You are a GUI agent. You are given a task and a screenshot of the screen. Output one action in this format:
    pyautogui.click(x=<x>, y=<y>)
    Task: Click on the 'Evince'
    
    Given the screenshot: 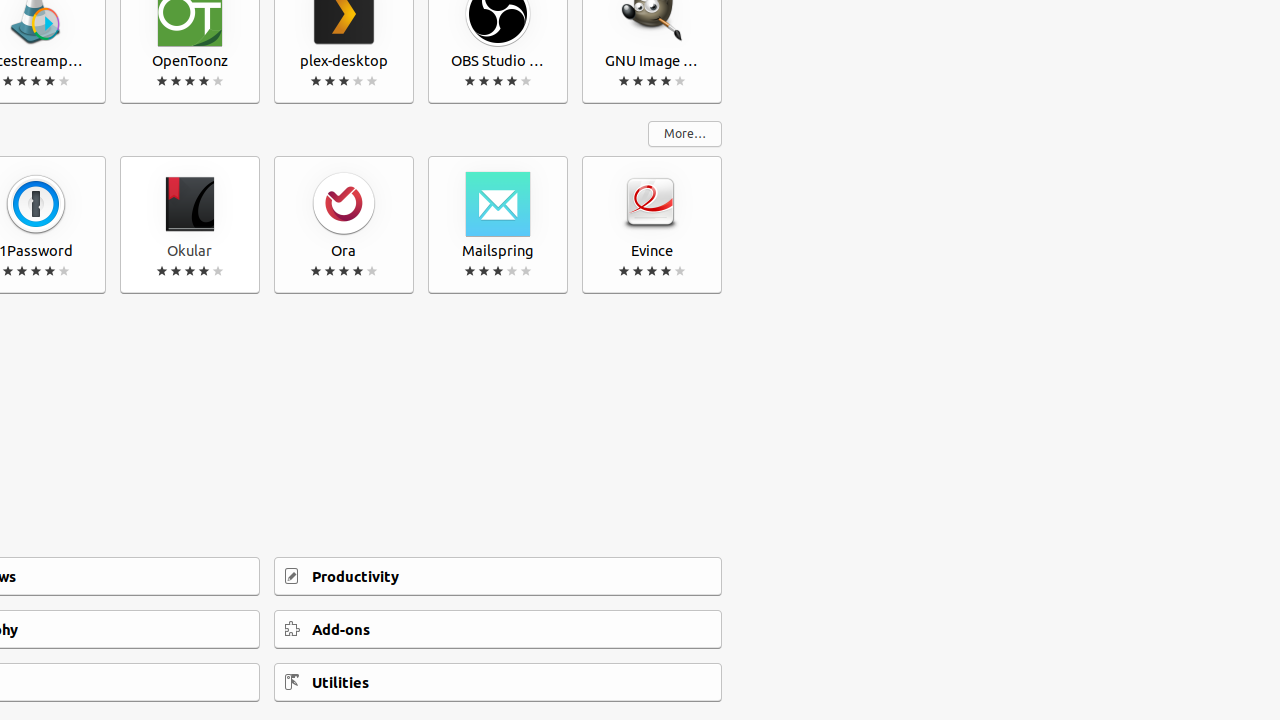 What is the action you would take?
    pyautogui.click(x=652, y=225)
    